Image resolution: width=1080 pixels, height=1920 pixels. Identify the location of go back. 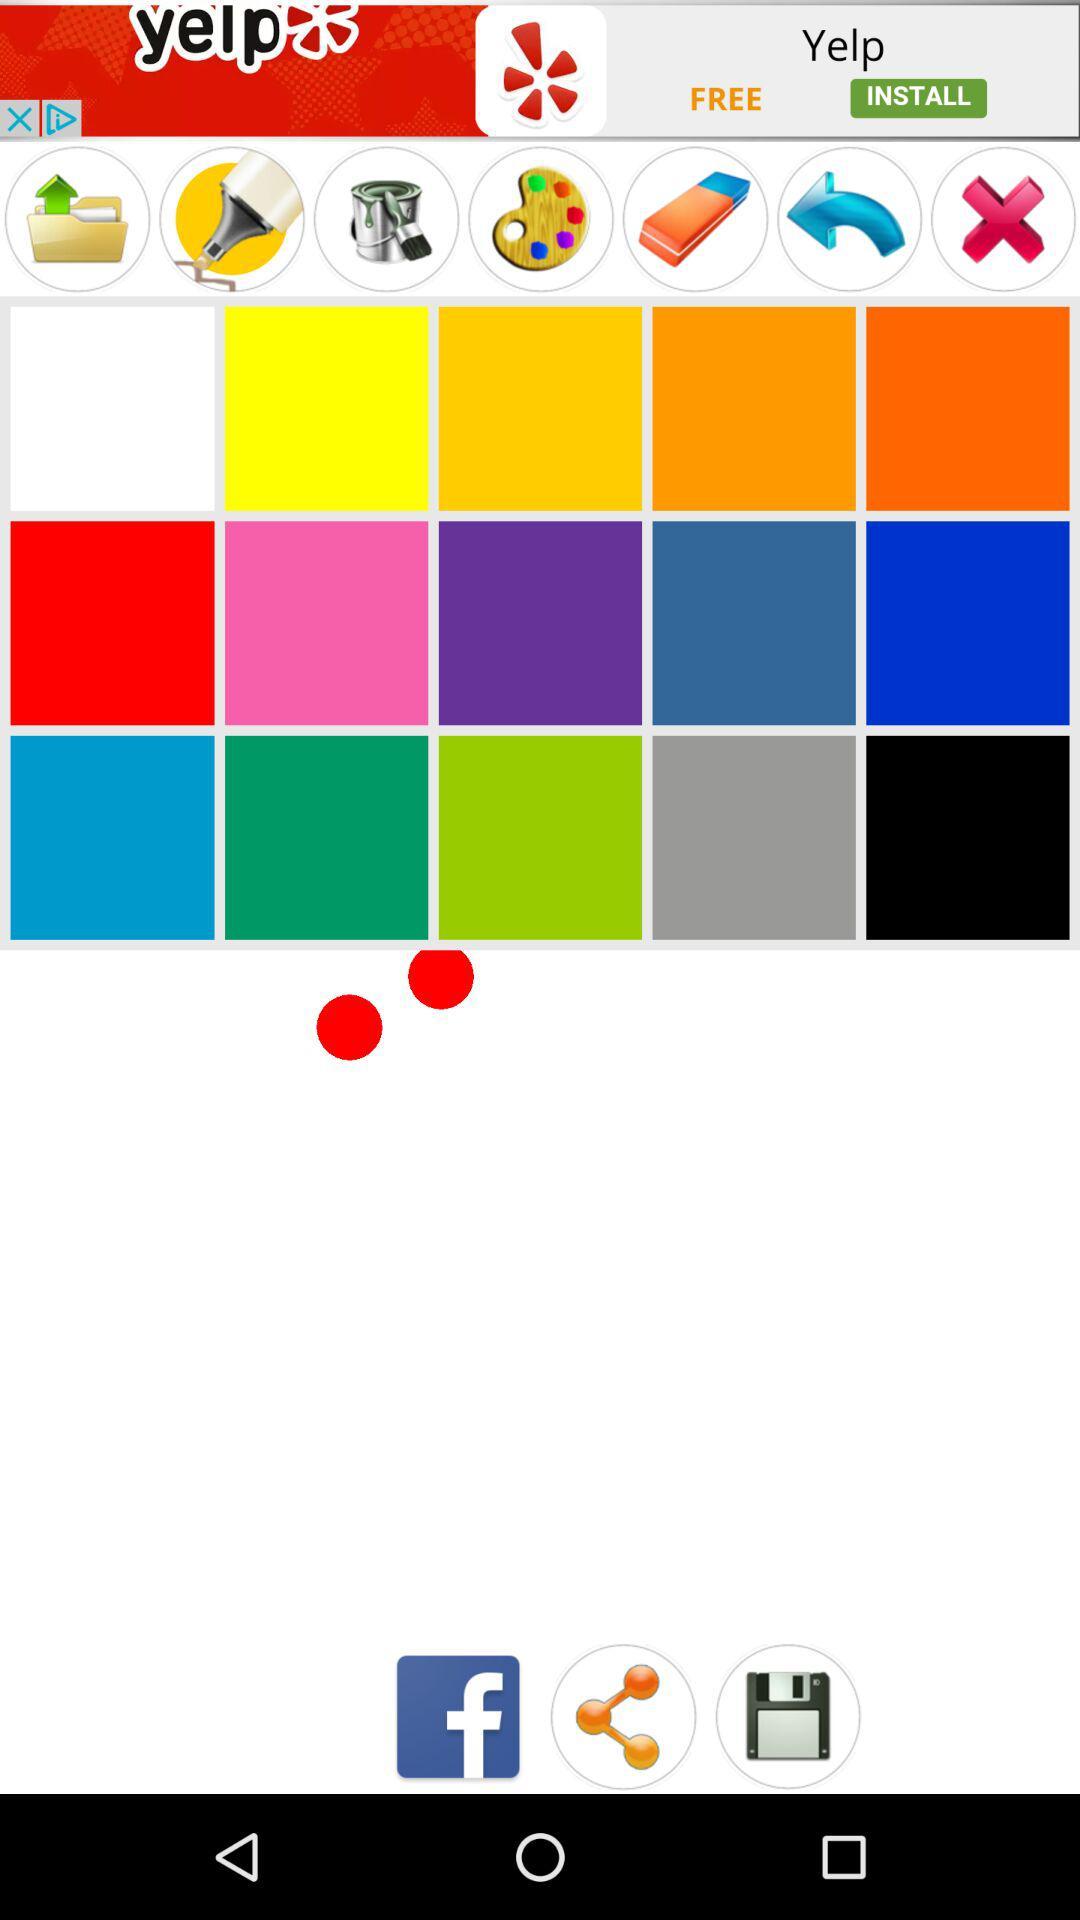
(849, 219).